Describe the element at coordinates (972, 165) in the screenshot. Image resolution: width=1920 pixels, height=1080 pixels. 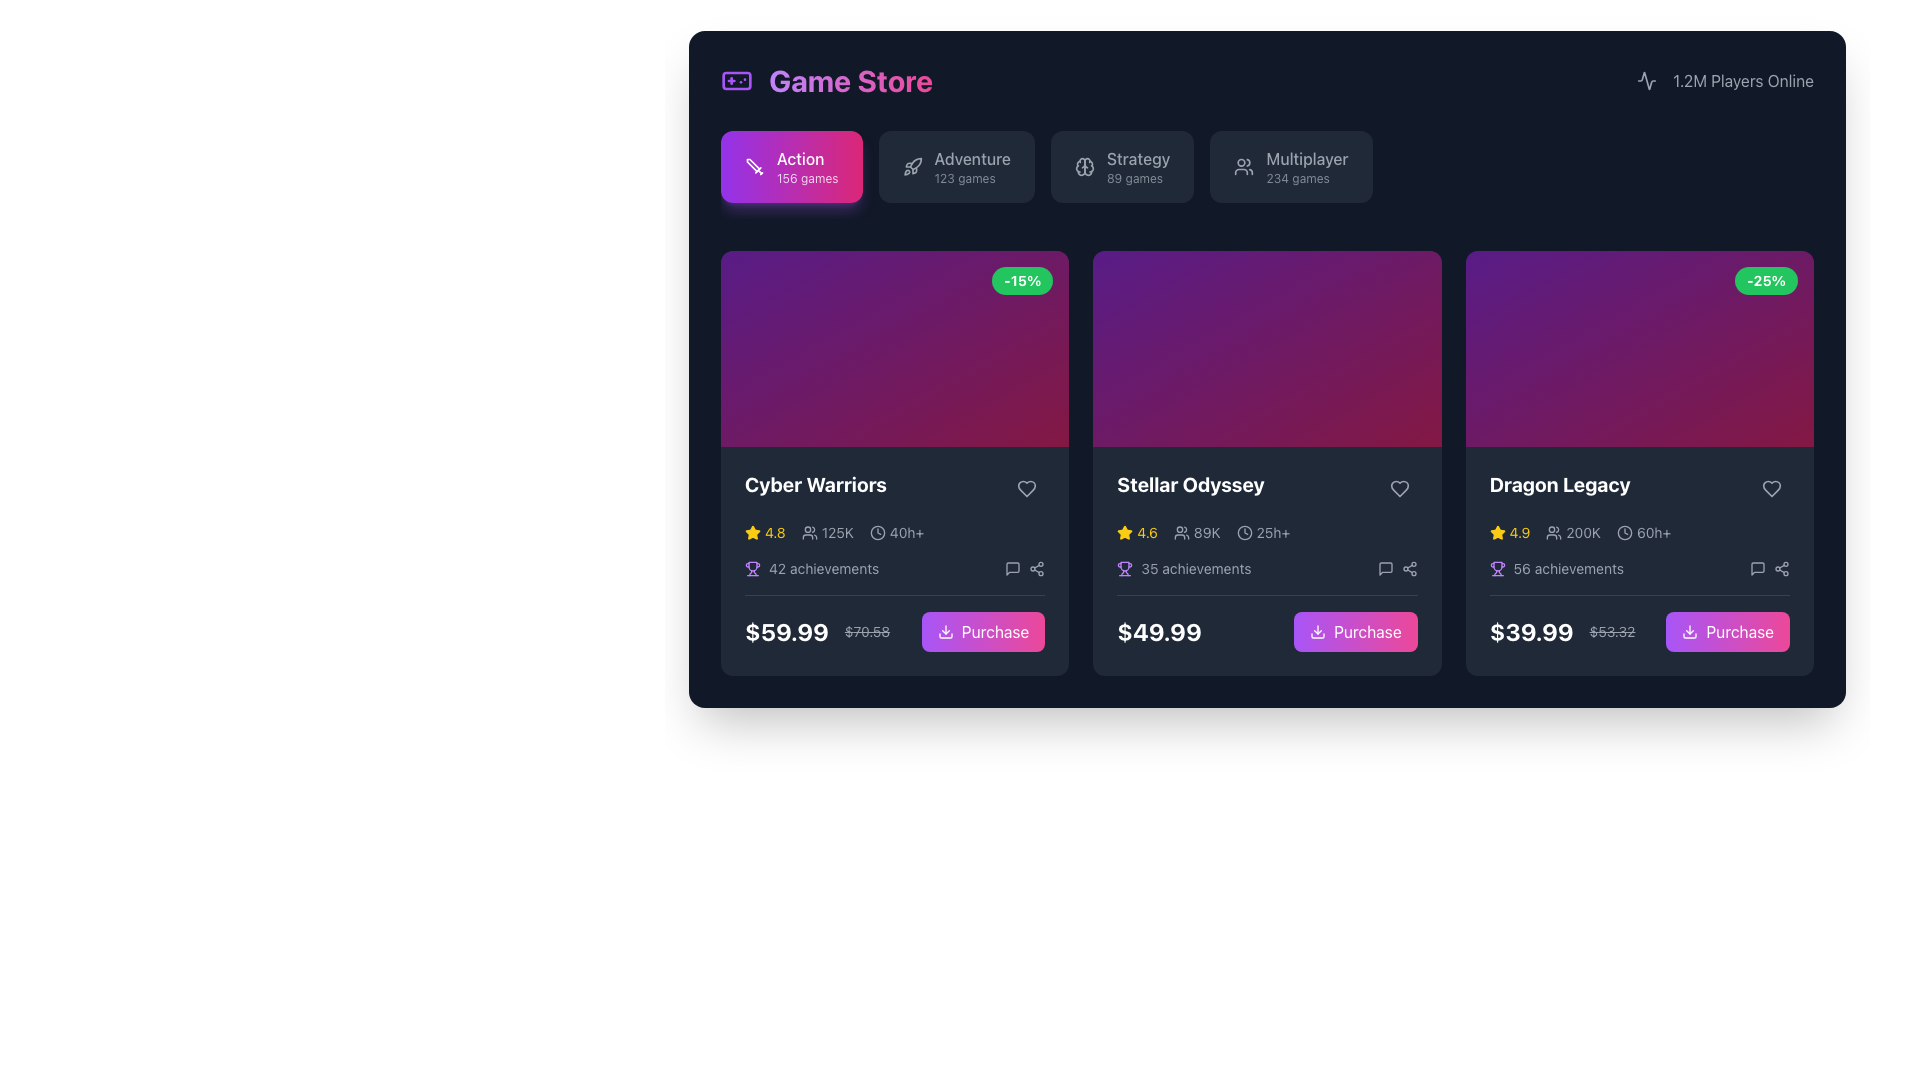
I see `the button labeled 'Adventure', which is the second button in the list under the 'Game Store' header` at that location.